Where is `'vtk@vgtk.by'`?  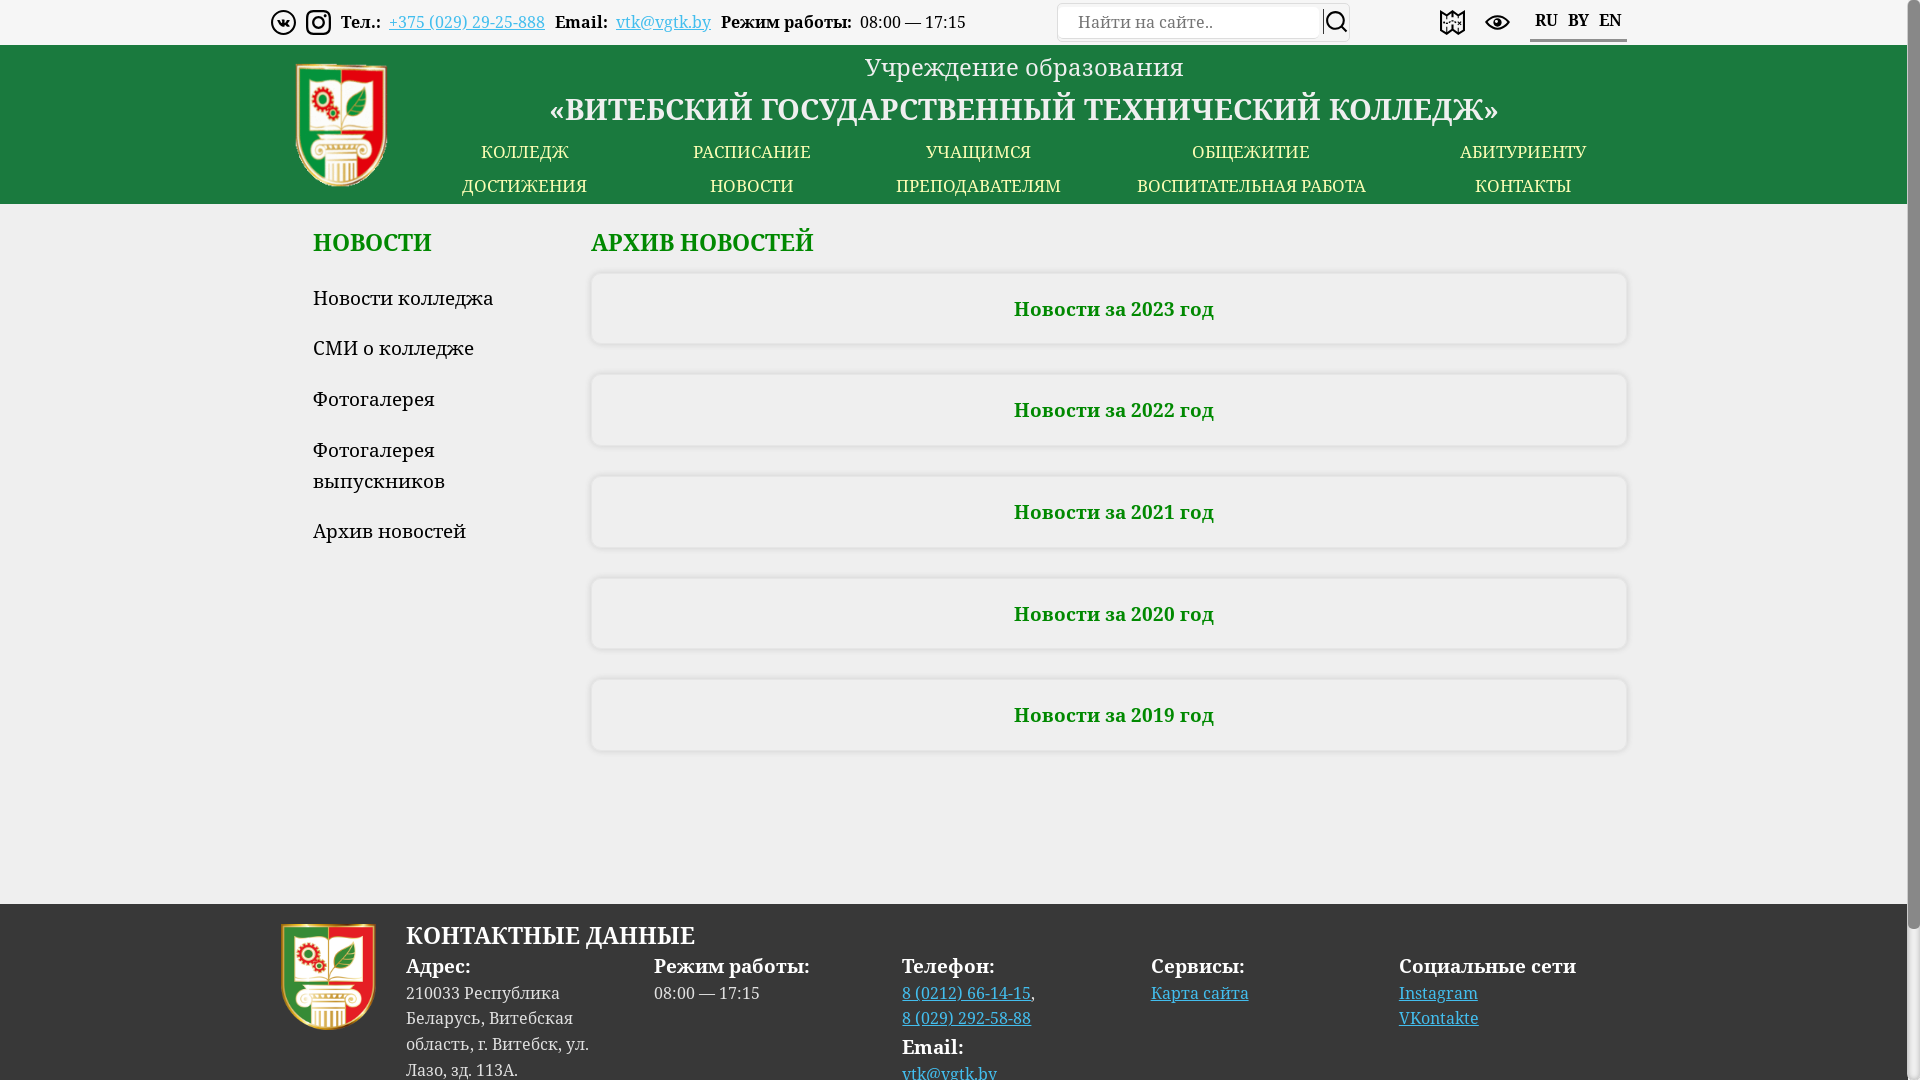
'vtk@vgtk.by' is located at coordinates (663, 23).